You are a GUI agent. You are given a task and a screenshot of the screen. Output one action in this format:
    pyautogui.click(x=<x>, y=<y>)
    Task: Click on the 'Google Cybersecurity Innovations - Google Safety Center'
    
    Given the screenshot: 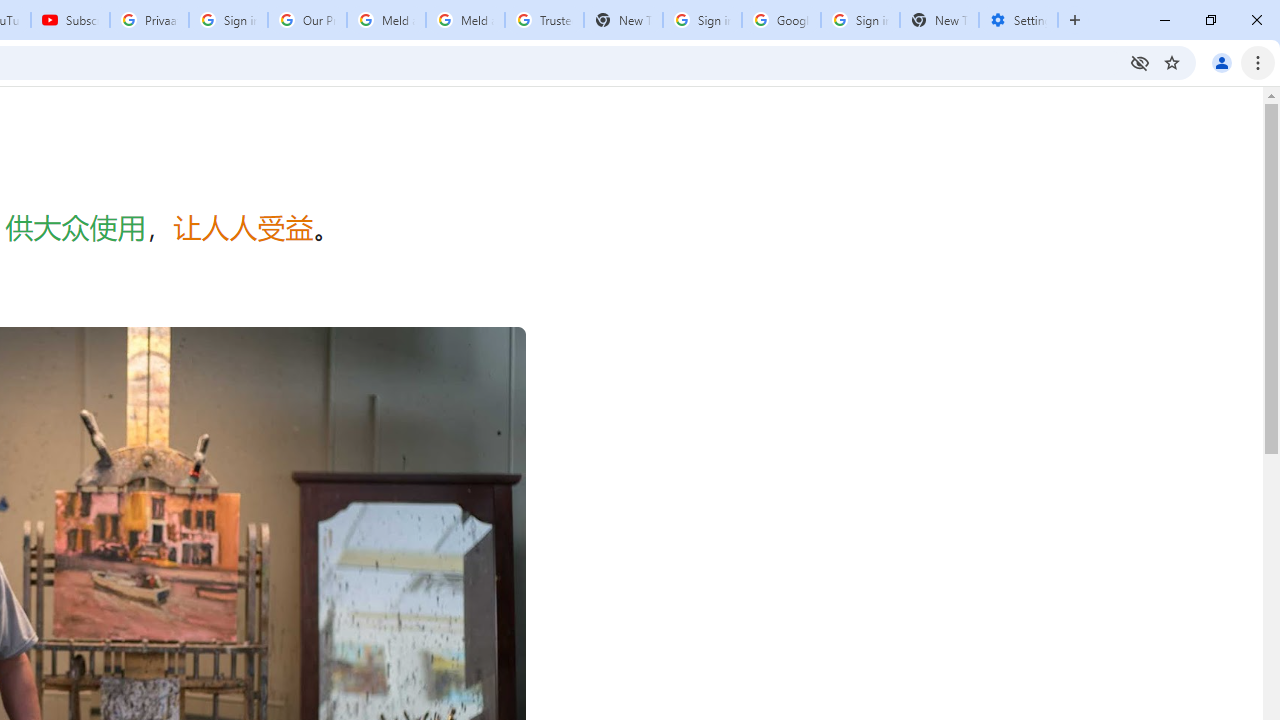 What is the action you would take?
    pyautogui.click(x=780, y=20)
    